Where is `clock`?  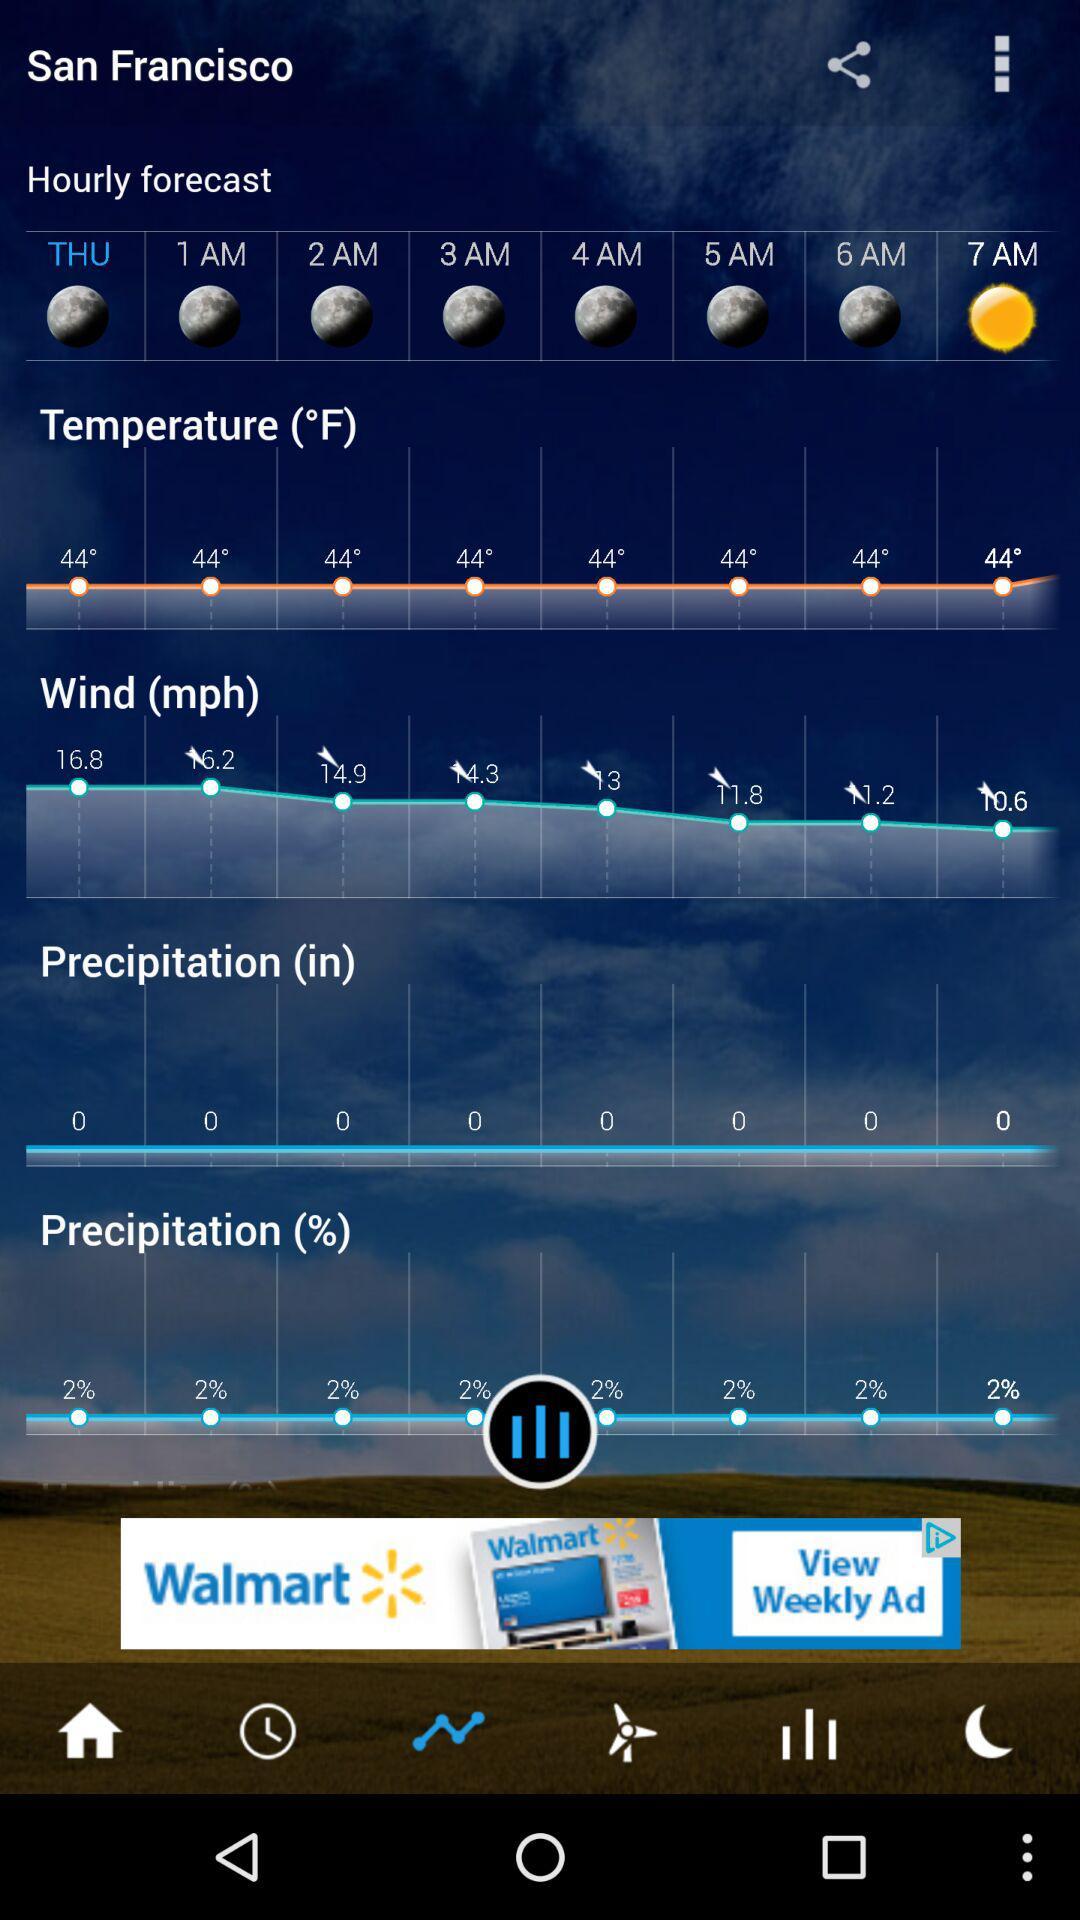
clock is located at coordinates (270, 1728).